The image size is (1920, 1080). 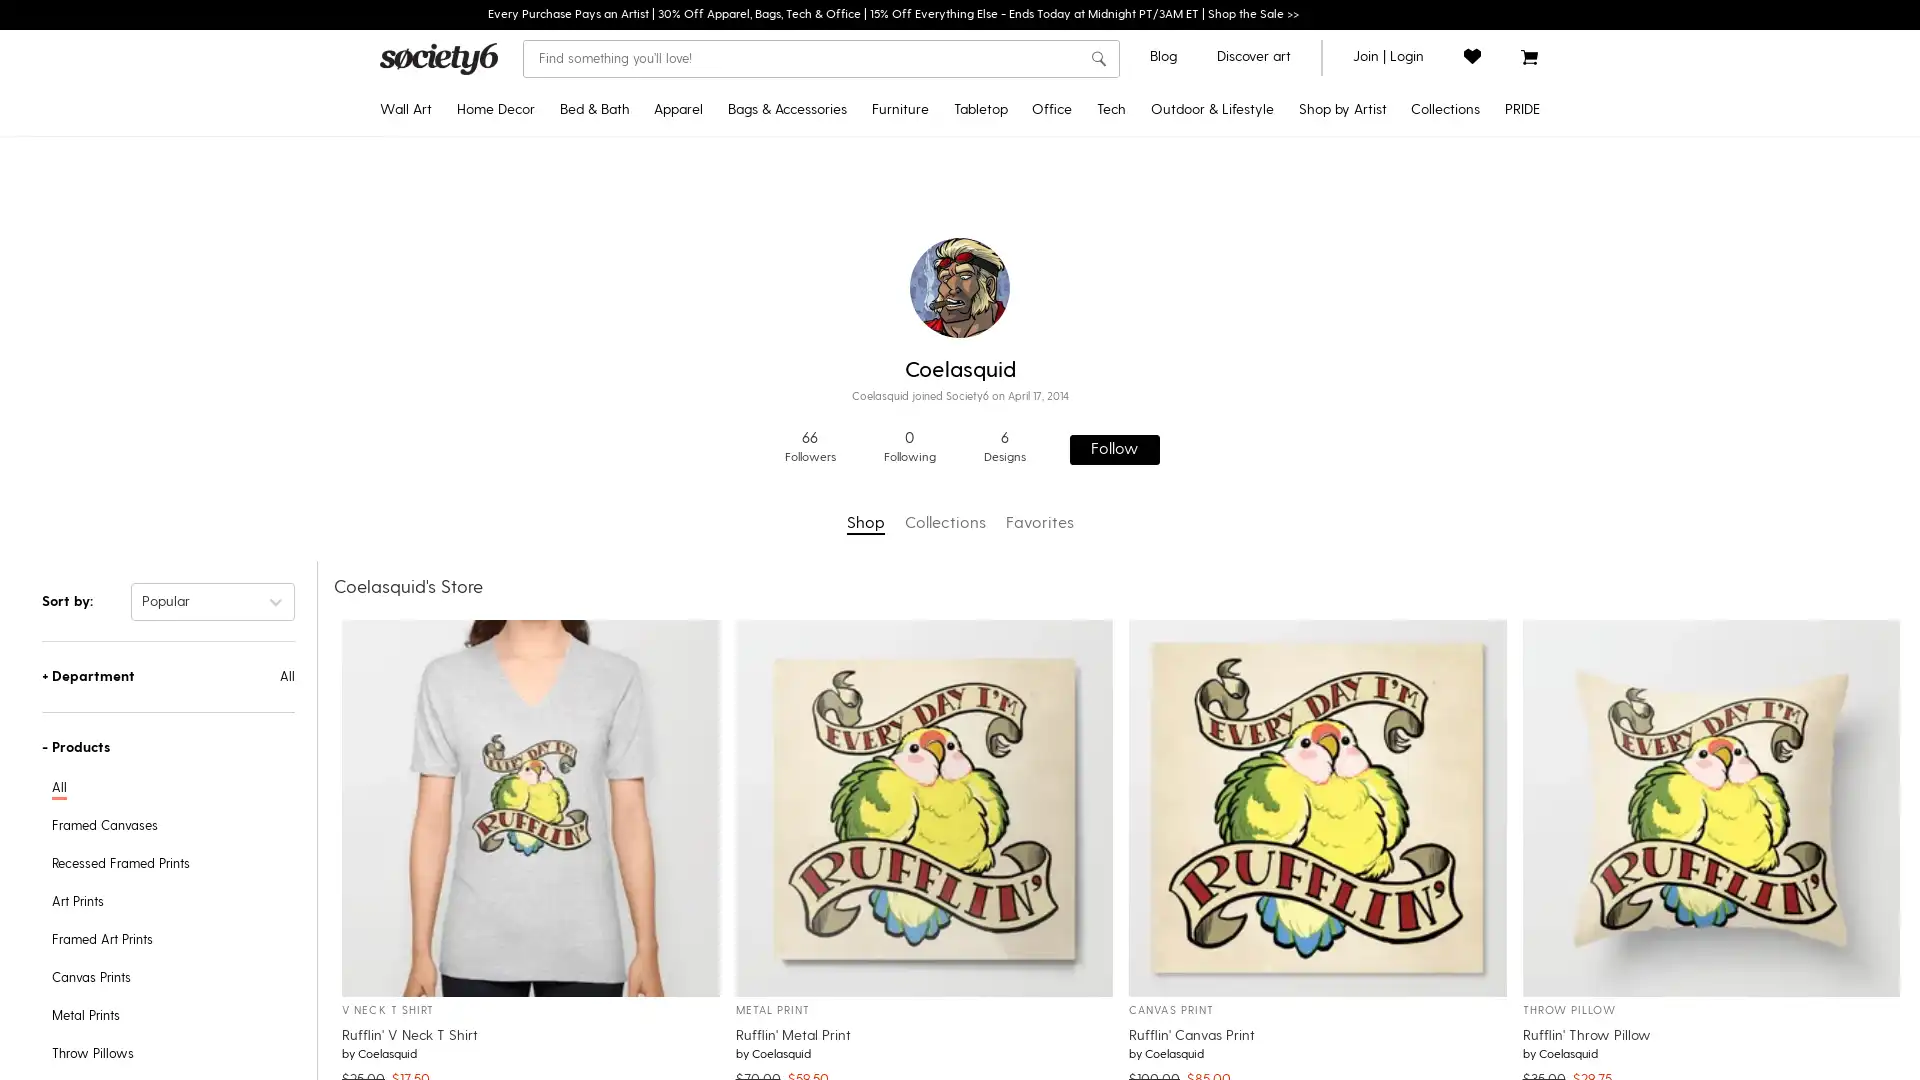 I want to click on Water Bottles, so click(x=1238, y=257).